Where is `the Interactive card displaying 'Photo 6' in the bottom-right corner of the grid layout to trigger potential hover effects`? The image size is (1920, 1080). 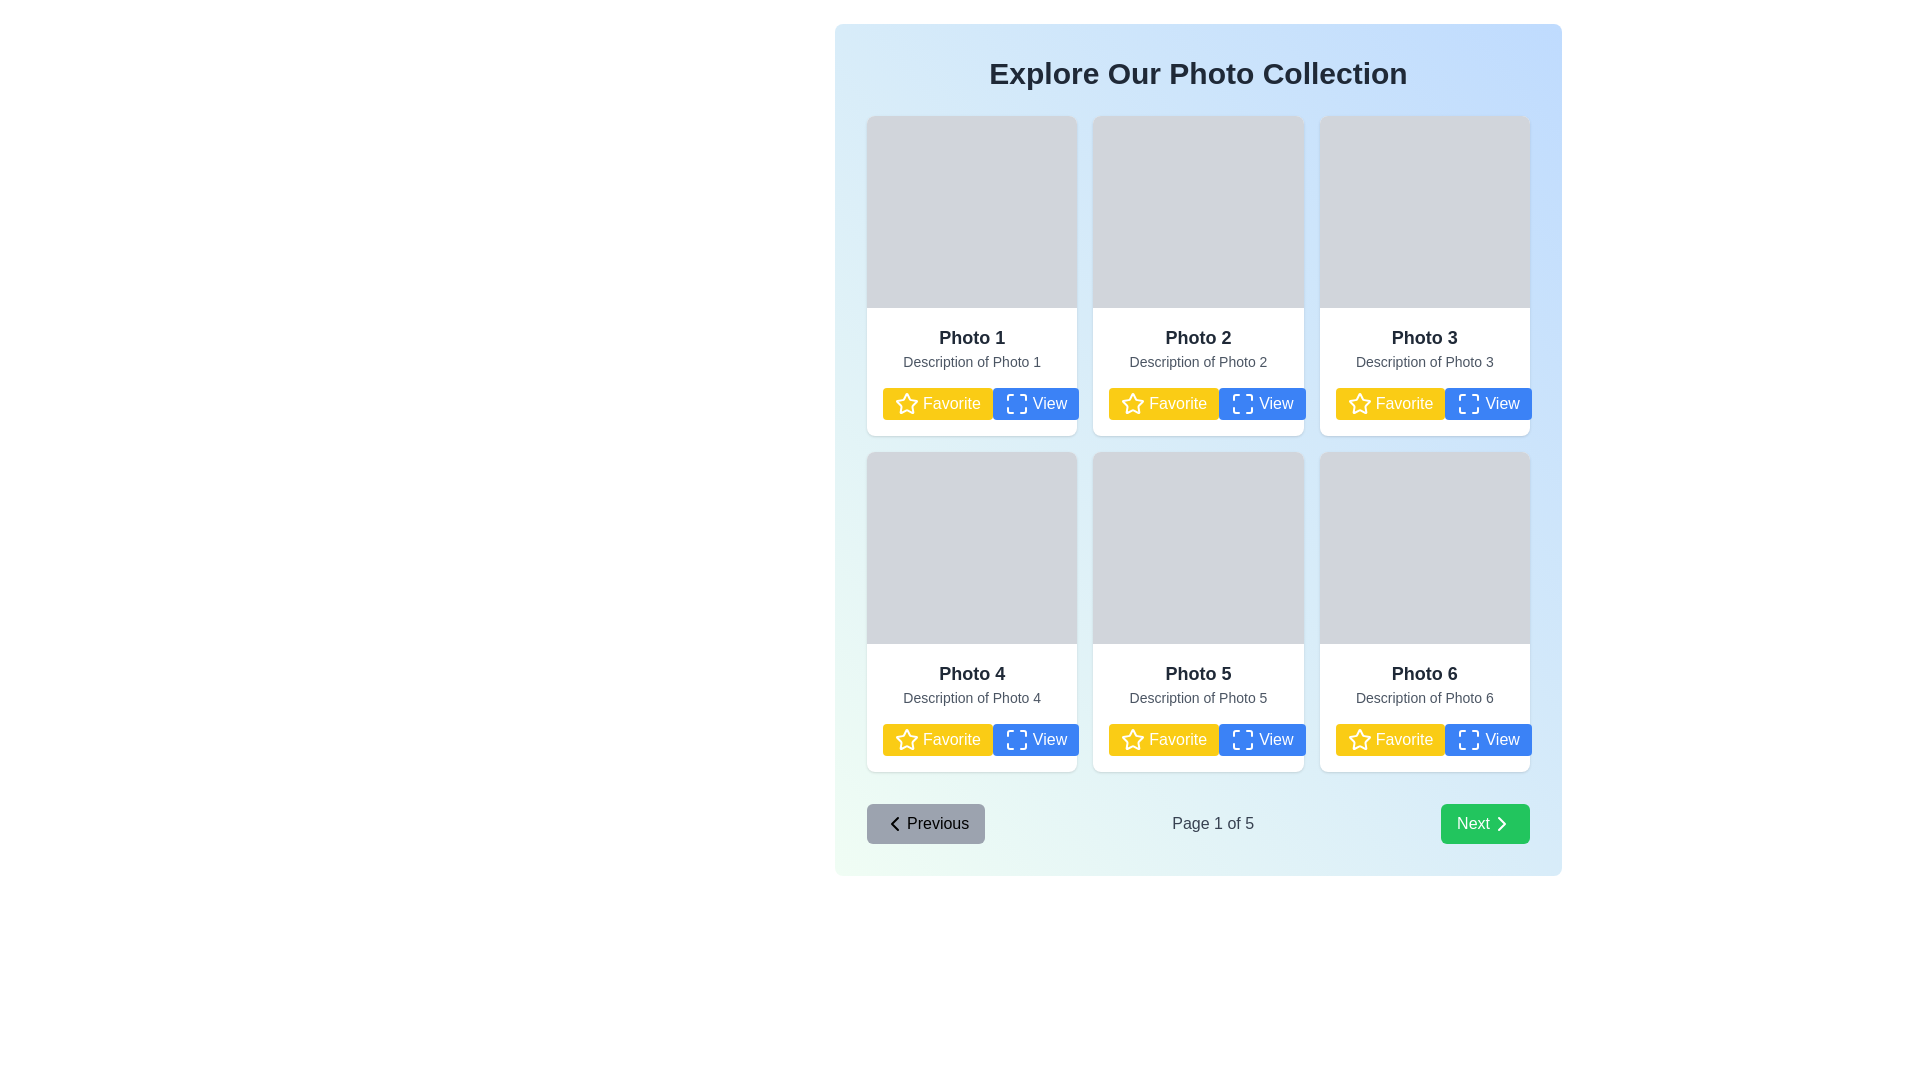 the Interactive card displaying 'Photo 6' in the bottom-right corner of the grid layout to trigger potential hover effects is located at coordinates (1423, 707).